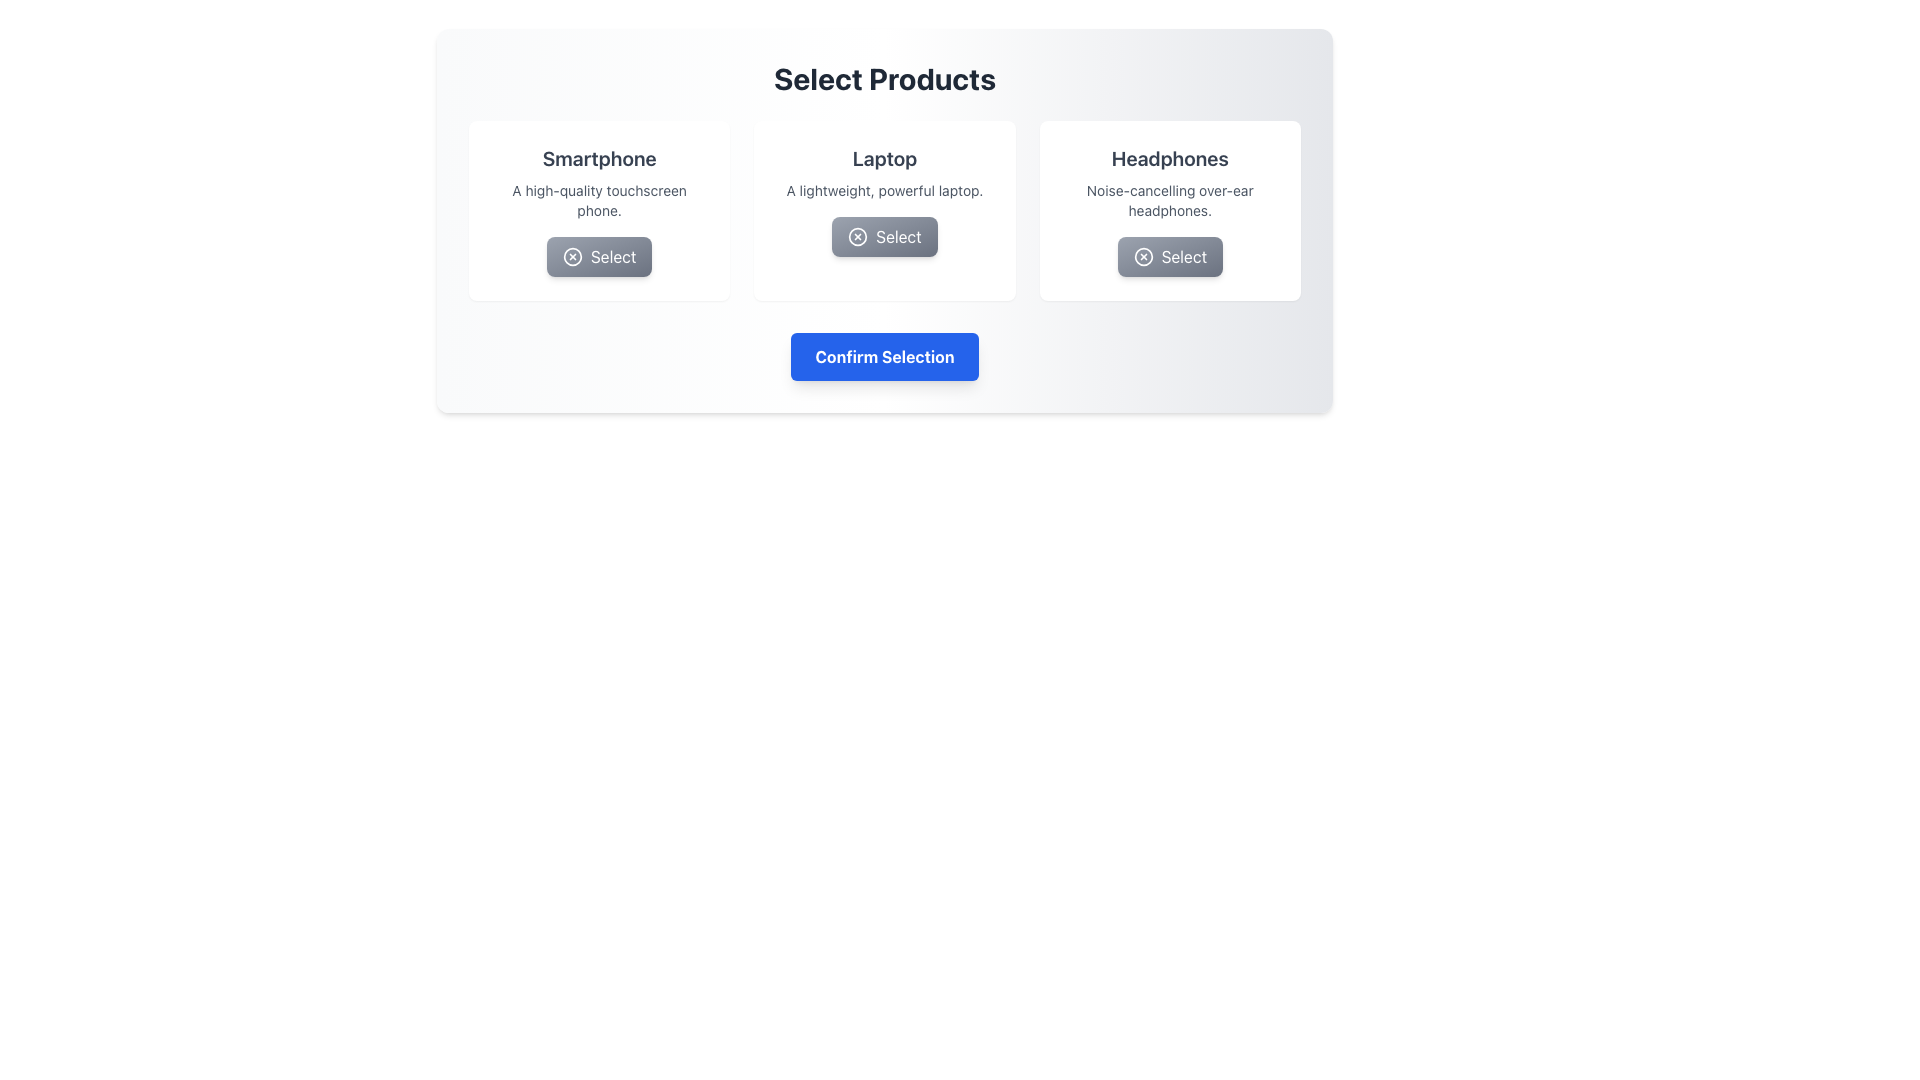 The width and height of the screenshot is (1920, 1080). I want to click on the button that allows the user, so click(598, 256).